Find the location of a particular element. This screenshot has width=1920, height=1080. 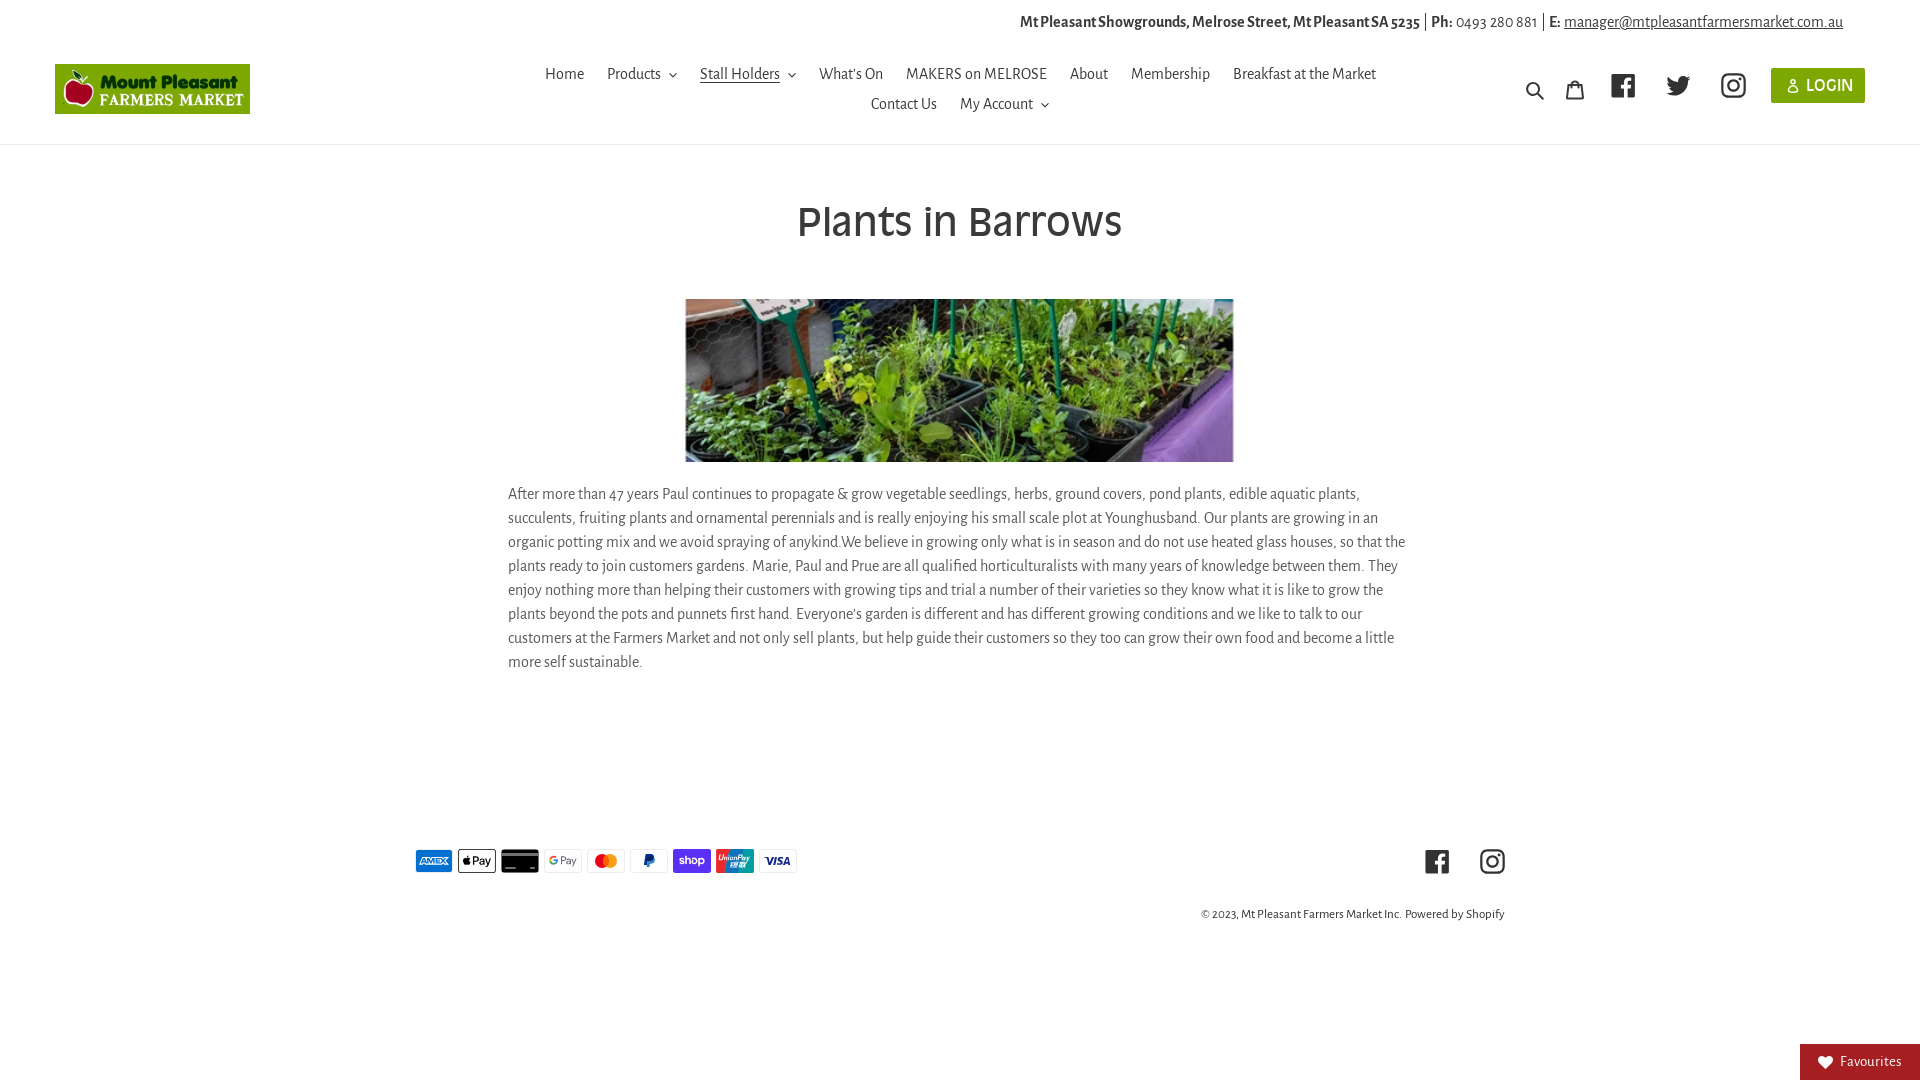

'Search' is located at coordinates (1535, 87).